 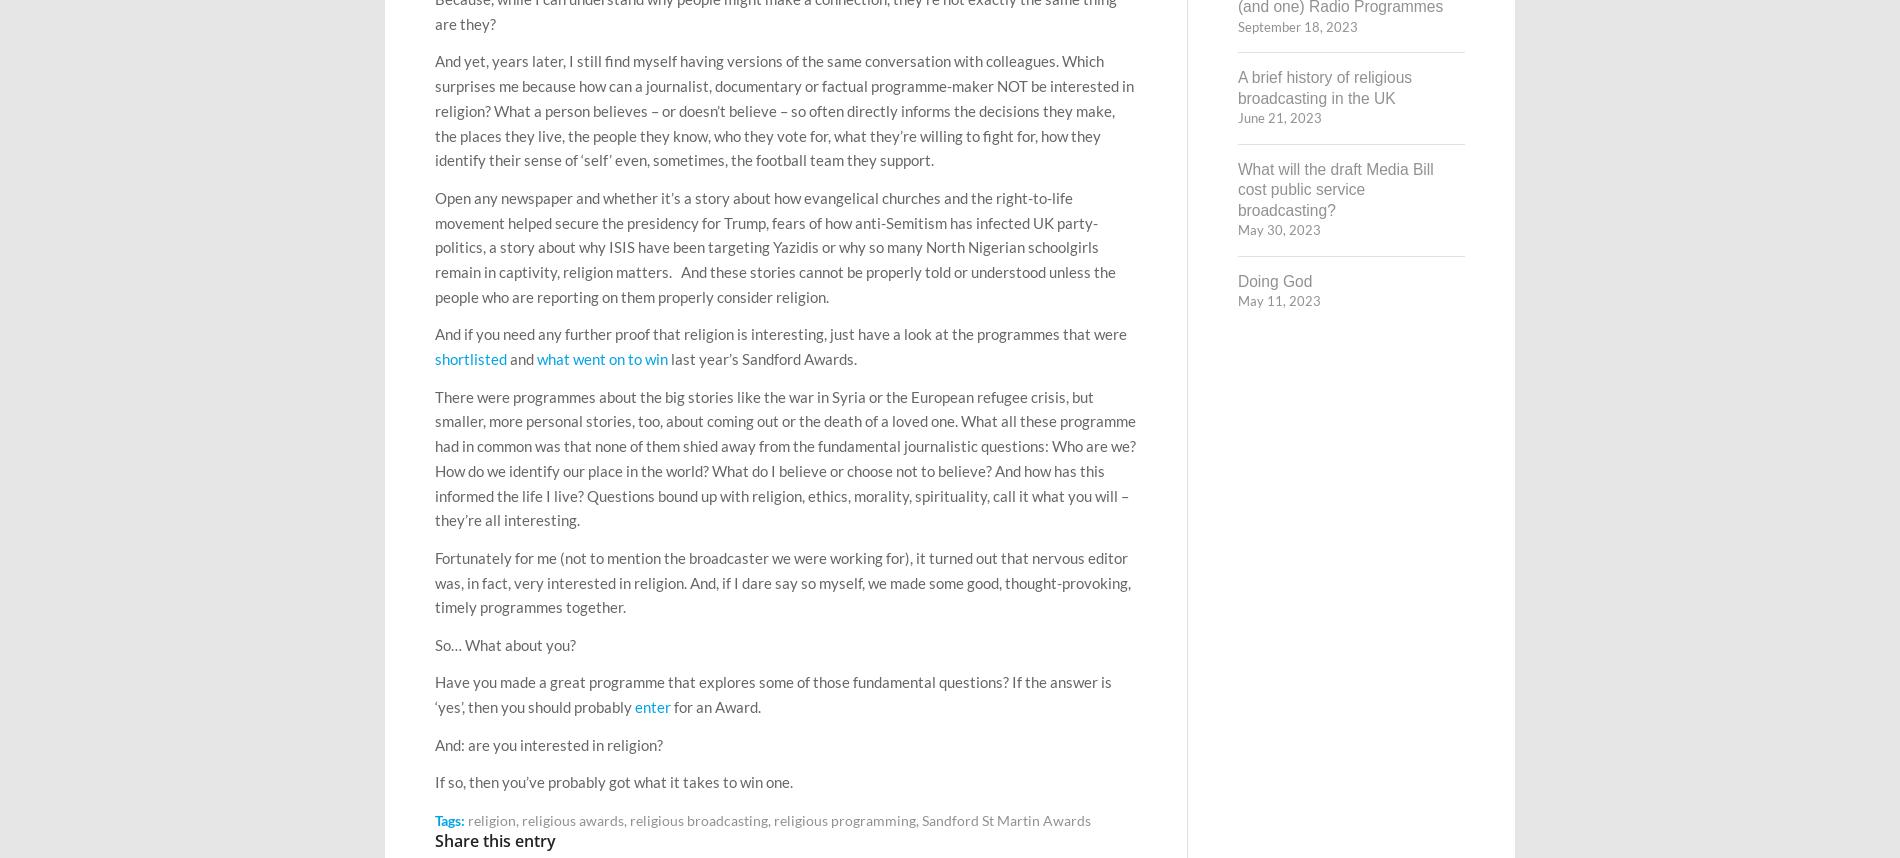 I want to click on 'Doing God', so click(x=1273, y=280).